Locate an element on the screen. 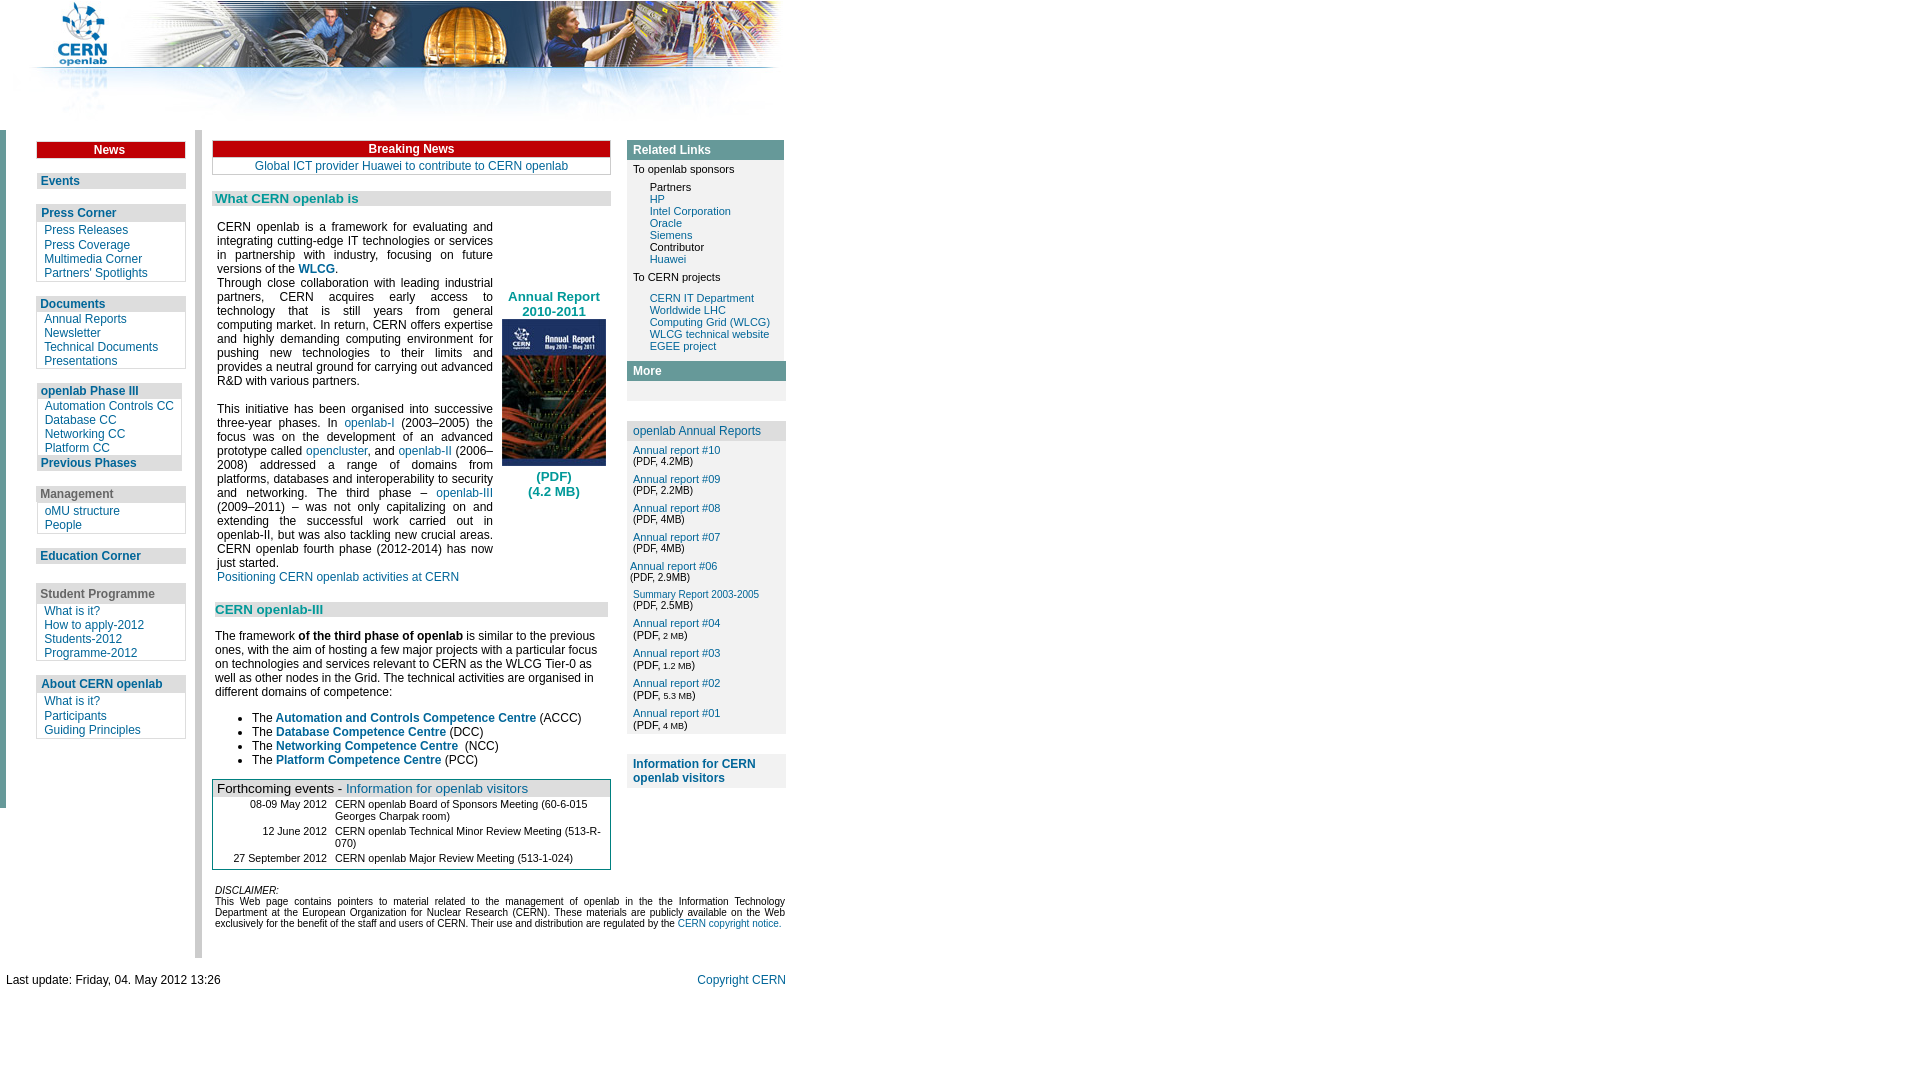  'Press Coverage' is located at coordinates (85, 244).